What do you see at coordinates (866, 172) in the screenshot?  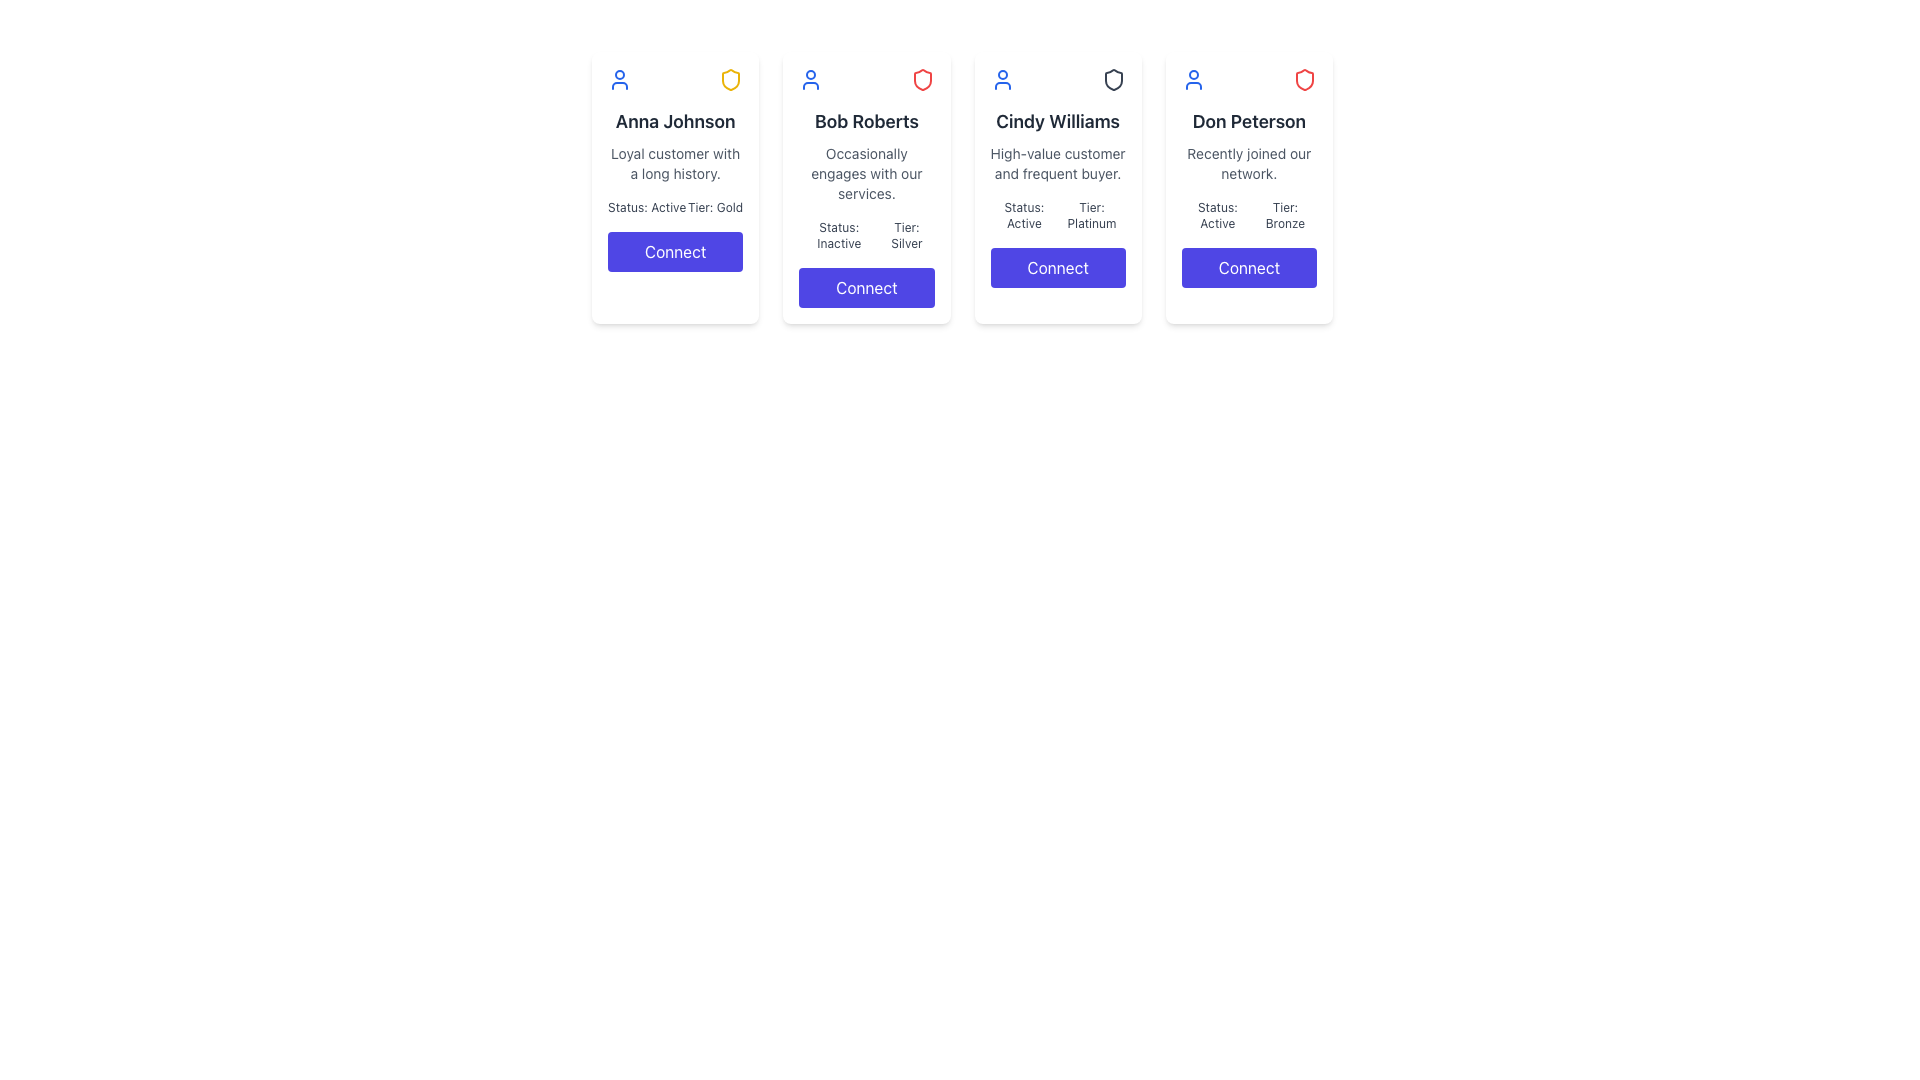 I see `the descriptive text content element associated with the user 'Bob Roberts', located below the header and above the status and tier information` at bounding box center [866, 172].